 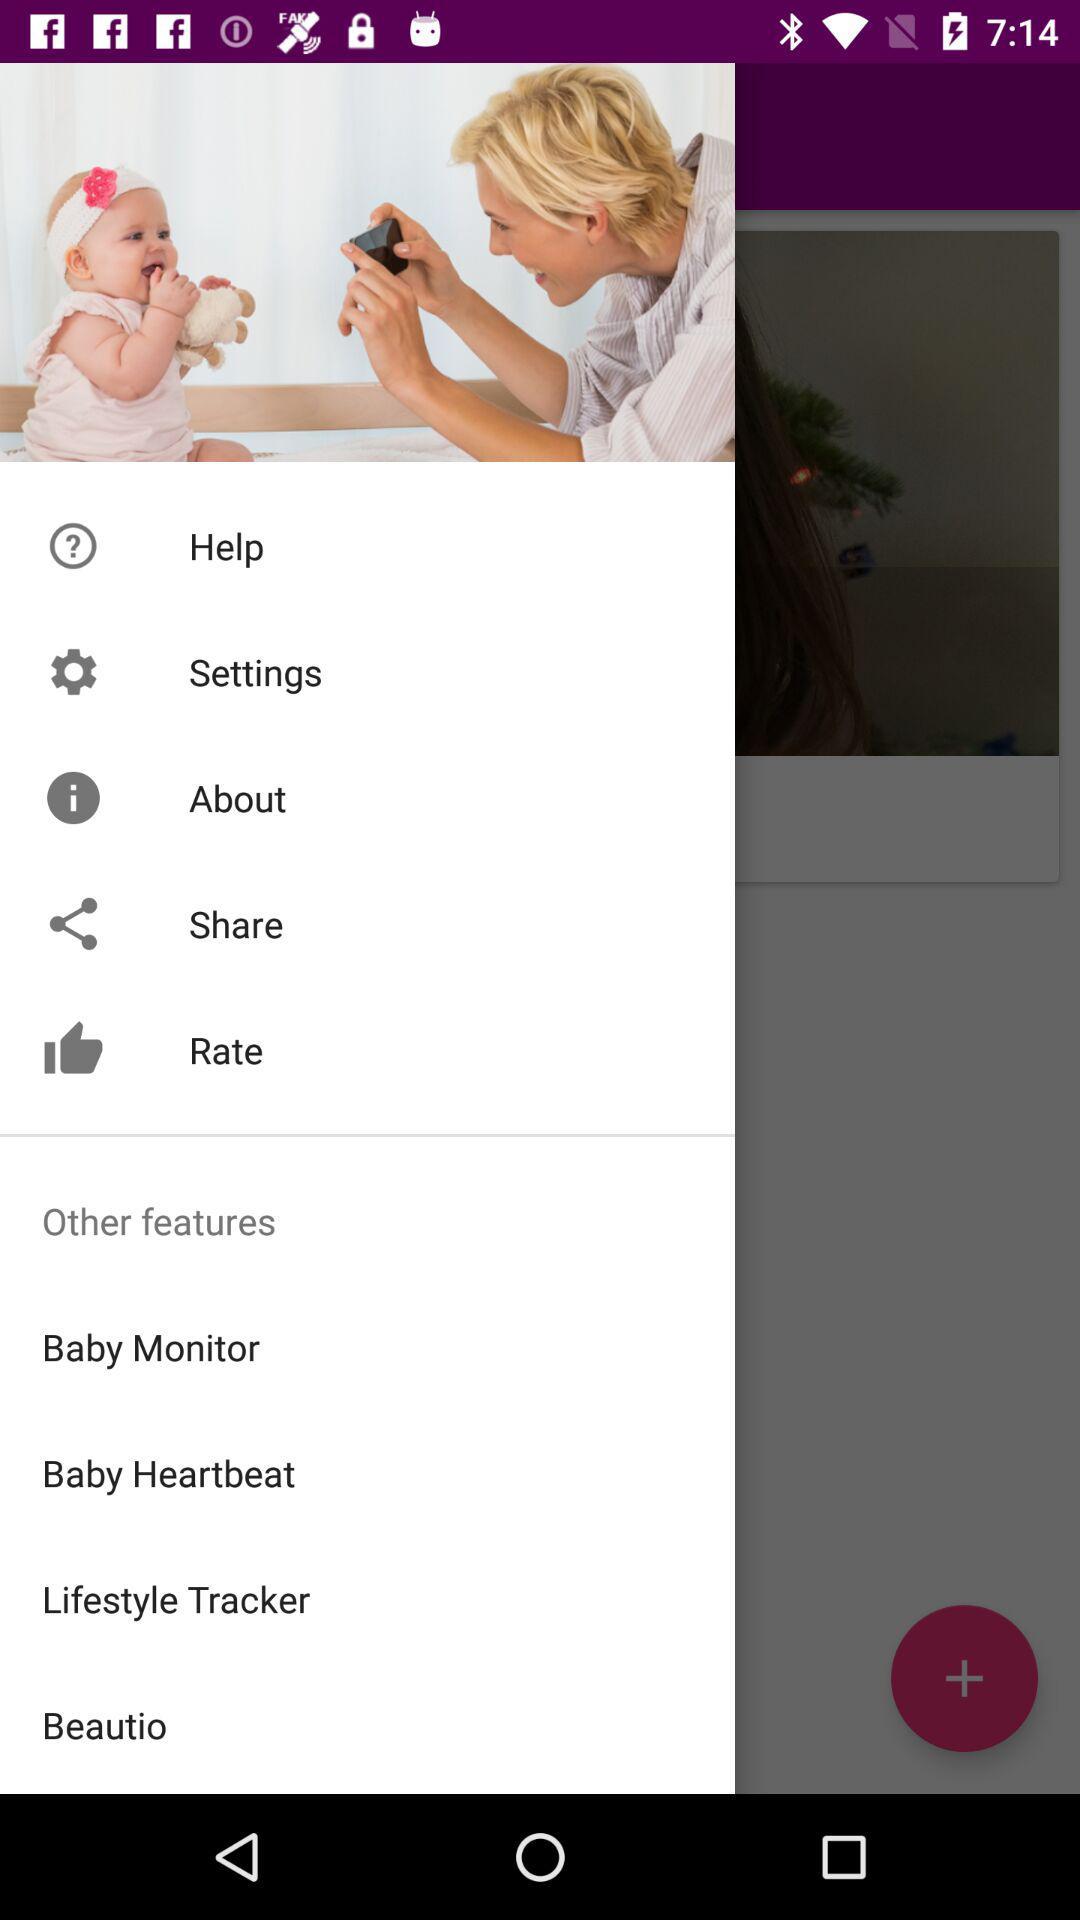 What do you see at coordinates (963, 1678) in the screenshot?
I see `the add icon` at bounding box center [963, 1678].